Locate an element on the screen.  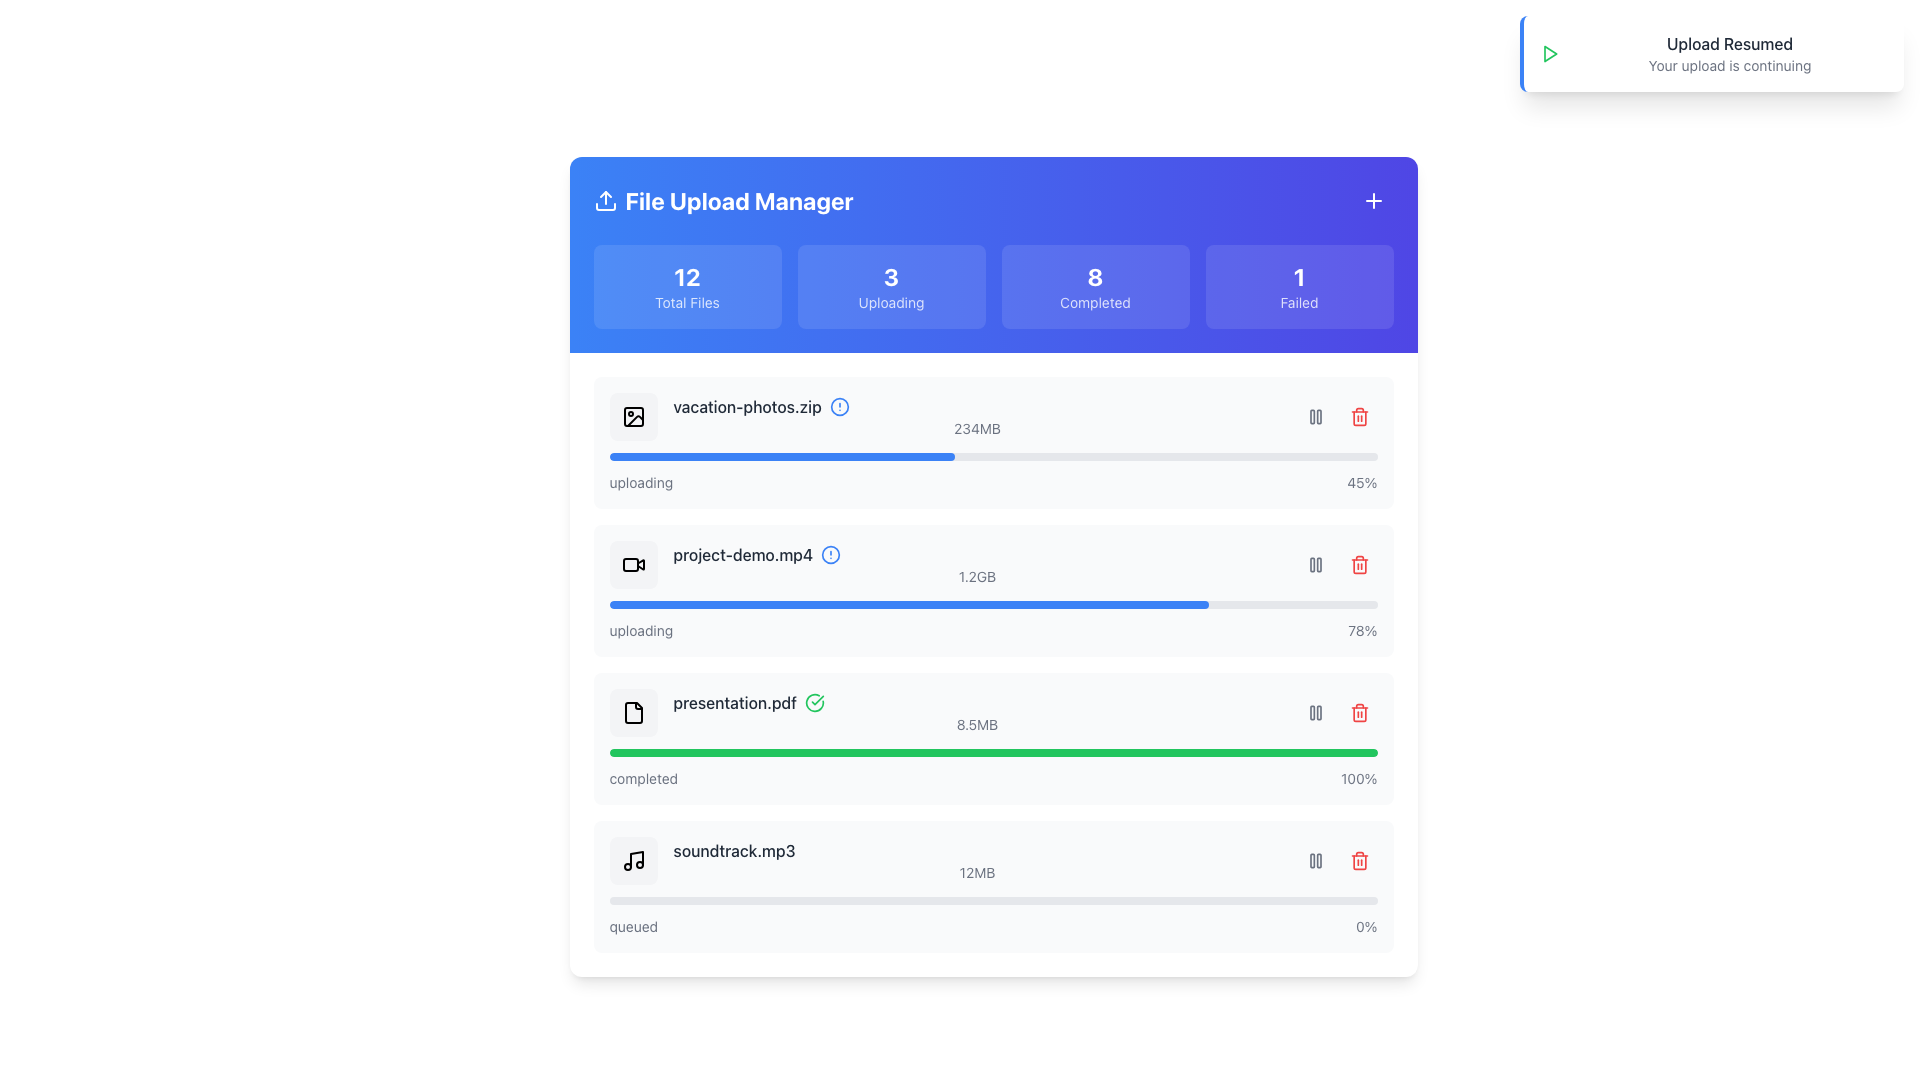
the small, rounded, rectangular 'pause' button located to the right of 'soundtrack.mp3' in the file upload manager interface is located at coordinates (1315, 859).